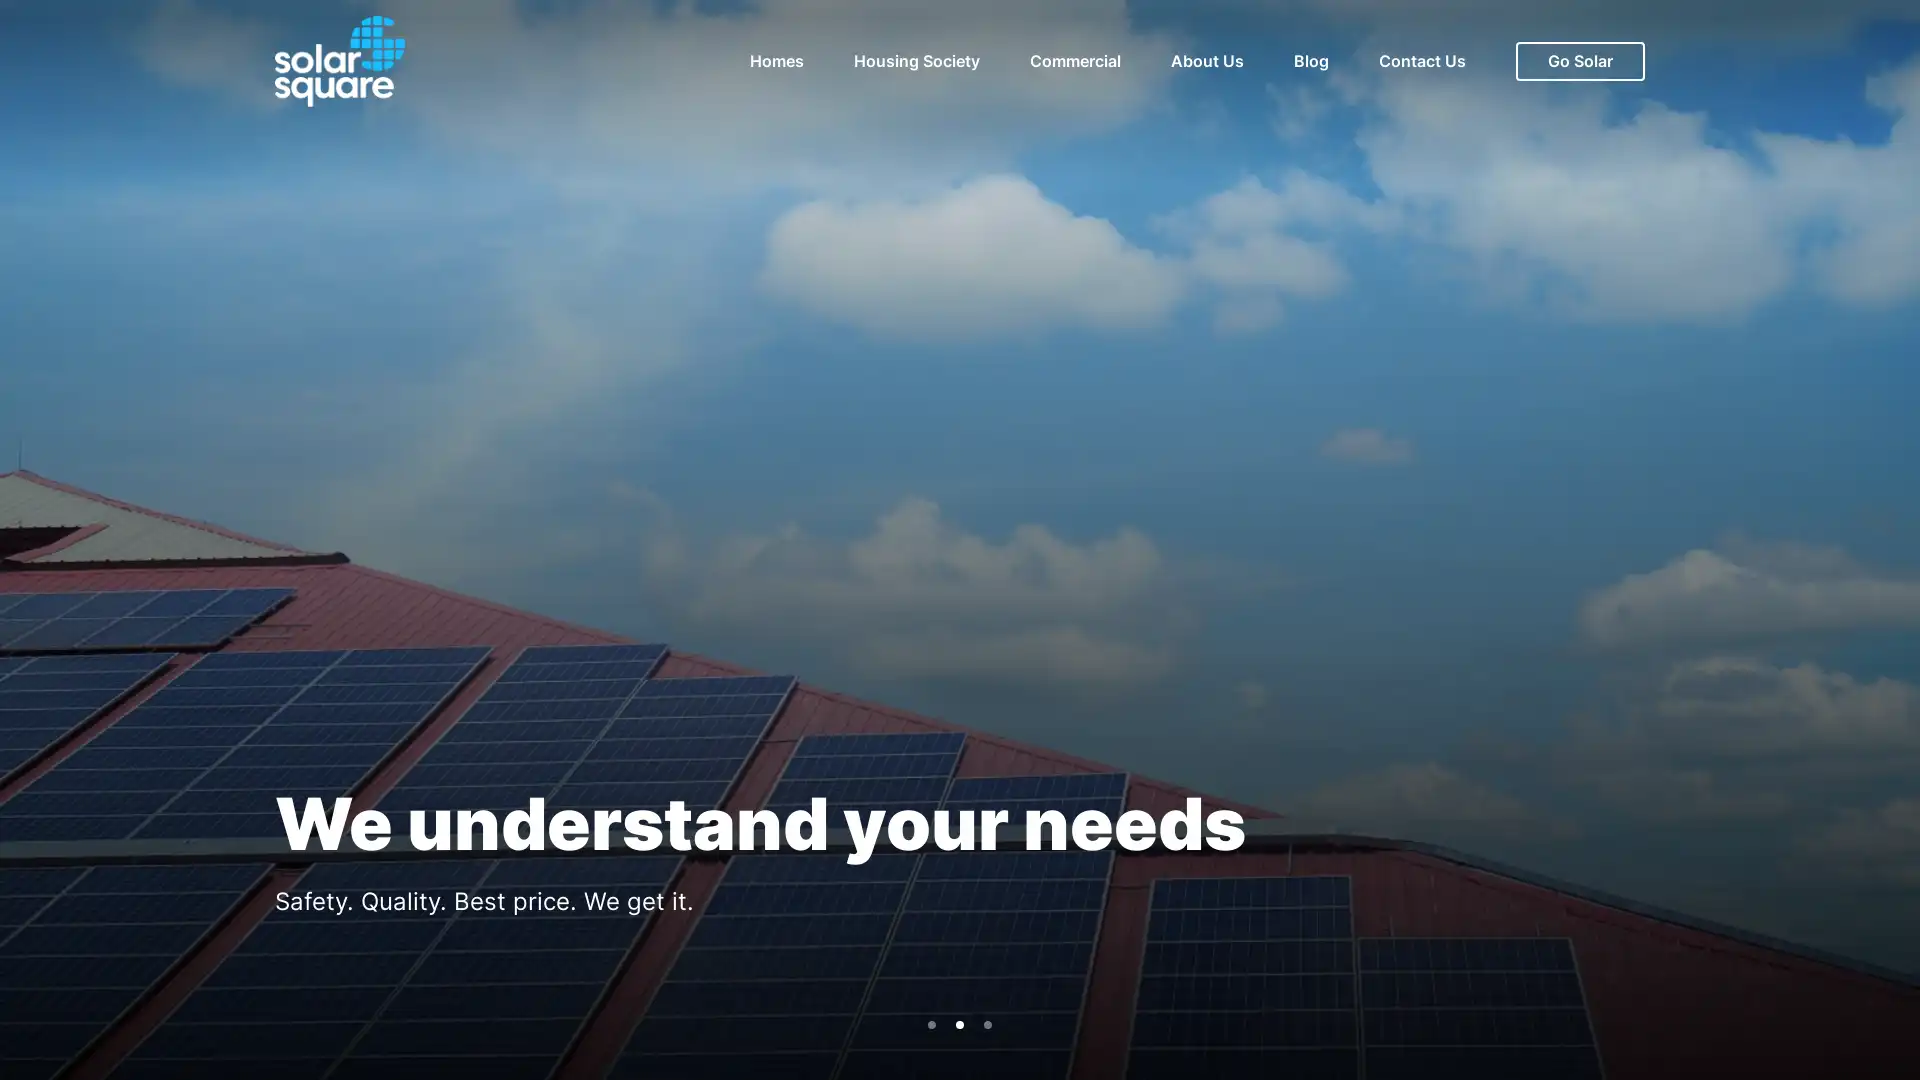  What do you see at coordinates (988, 1025) in the screenshot?
I see `Go to slide 3` at bounding box center [988, 1025].